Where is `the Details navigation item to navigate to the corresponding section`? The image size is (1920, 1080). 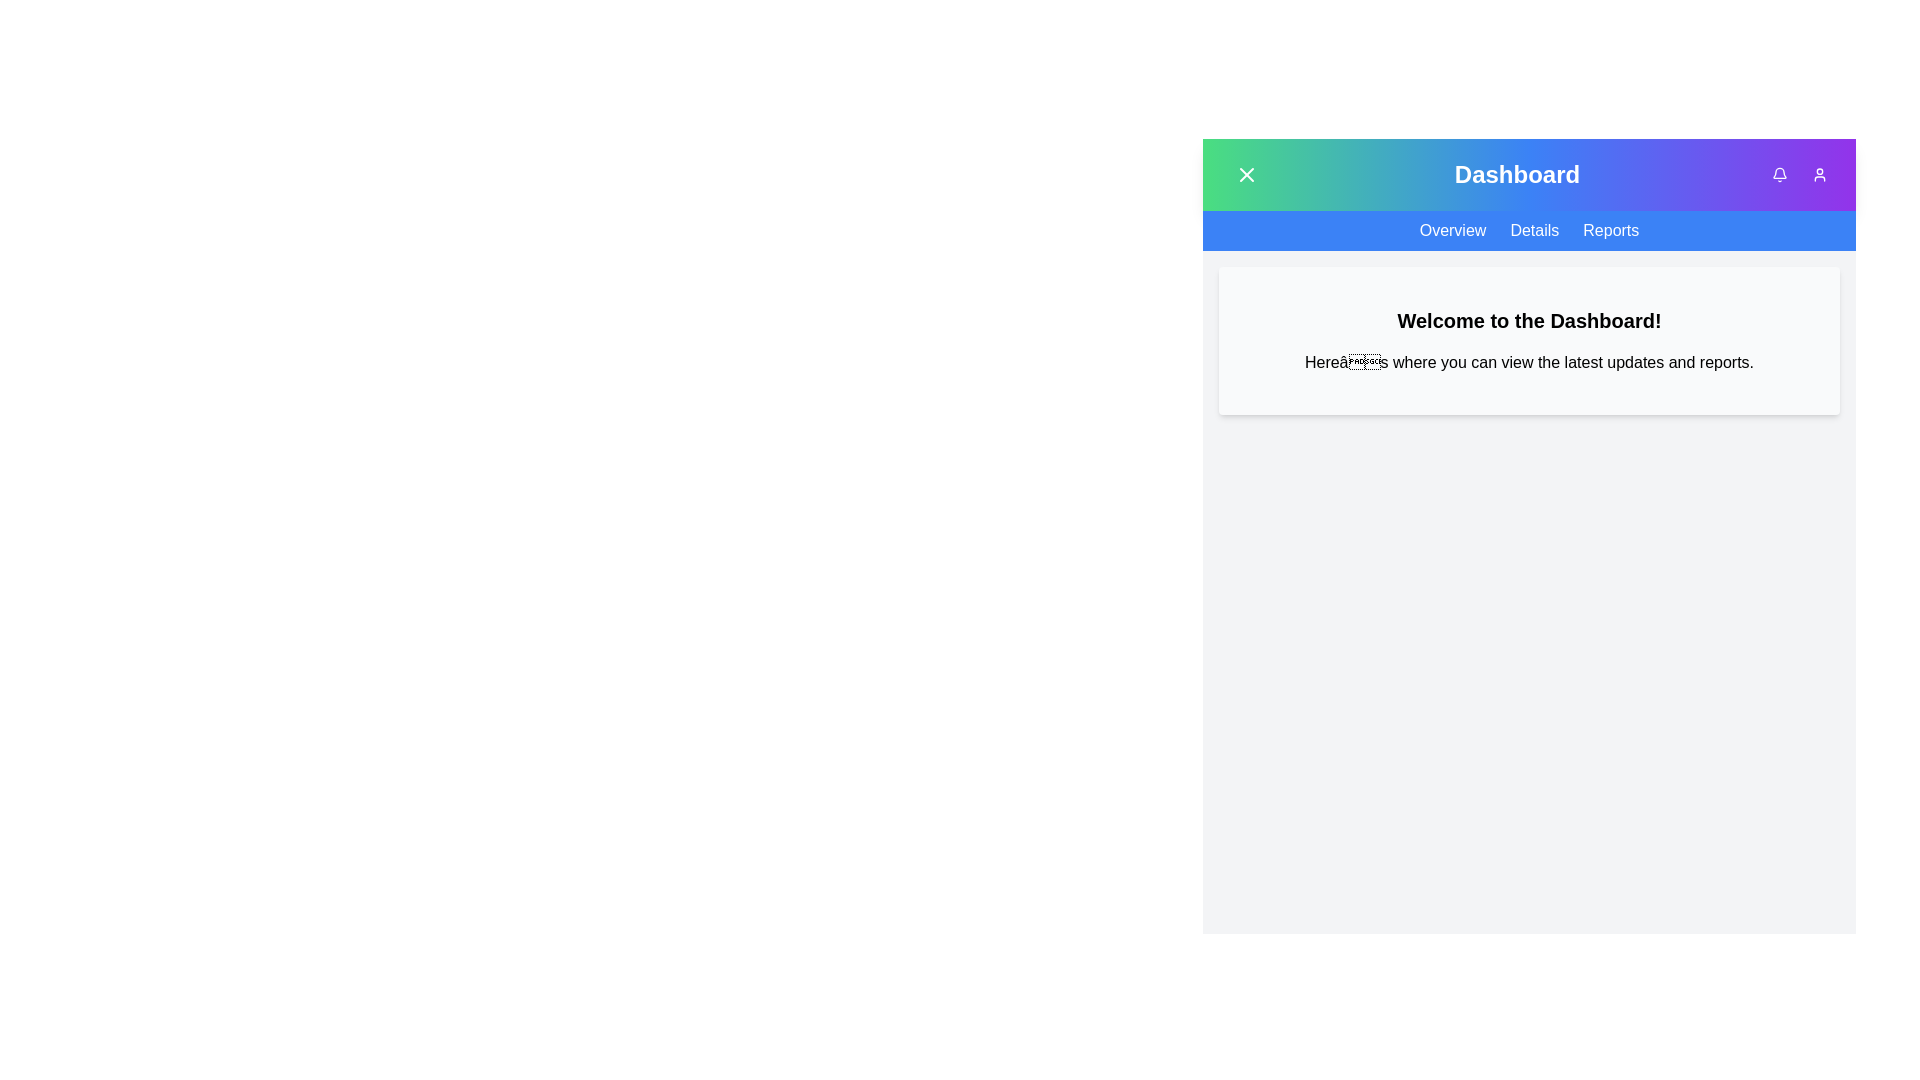
the Details navigation item to navigate to the corresponding section is located at coordinates (1534, 230).